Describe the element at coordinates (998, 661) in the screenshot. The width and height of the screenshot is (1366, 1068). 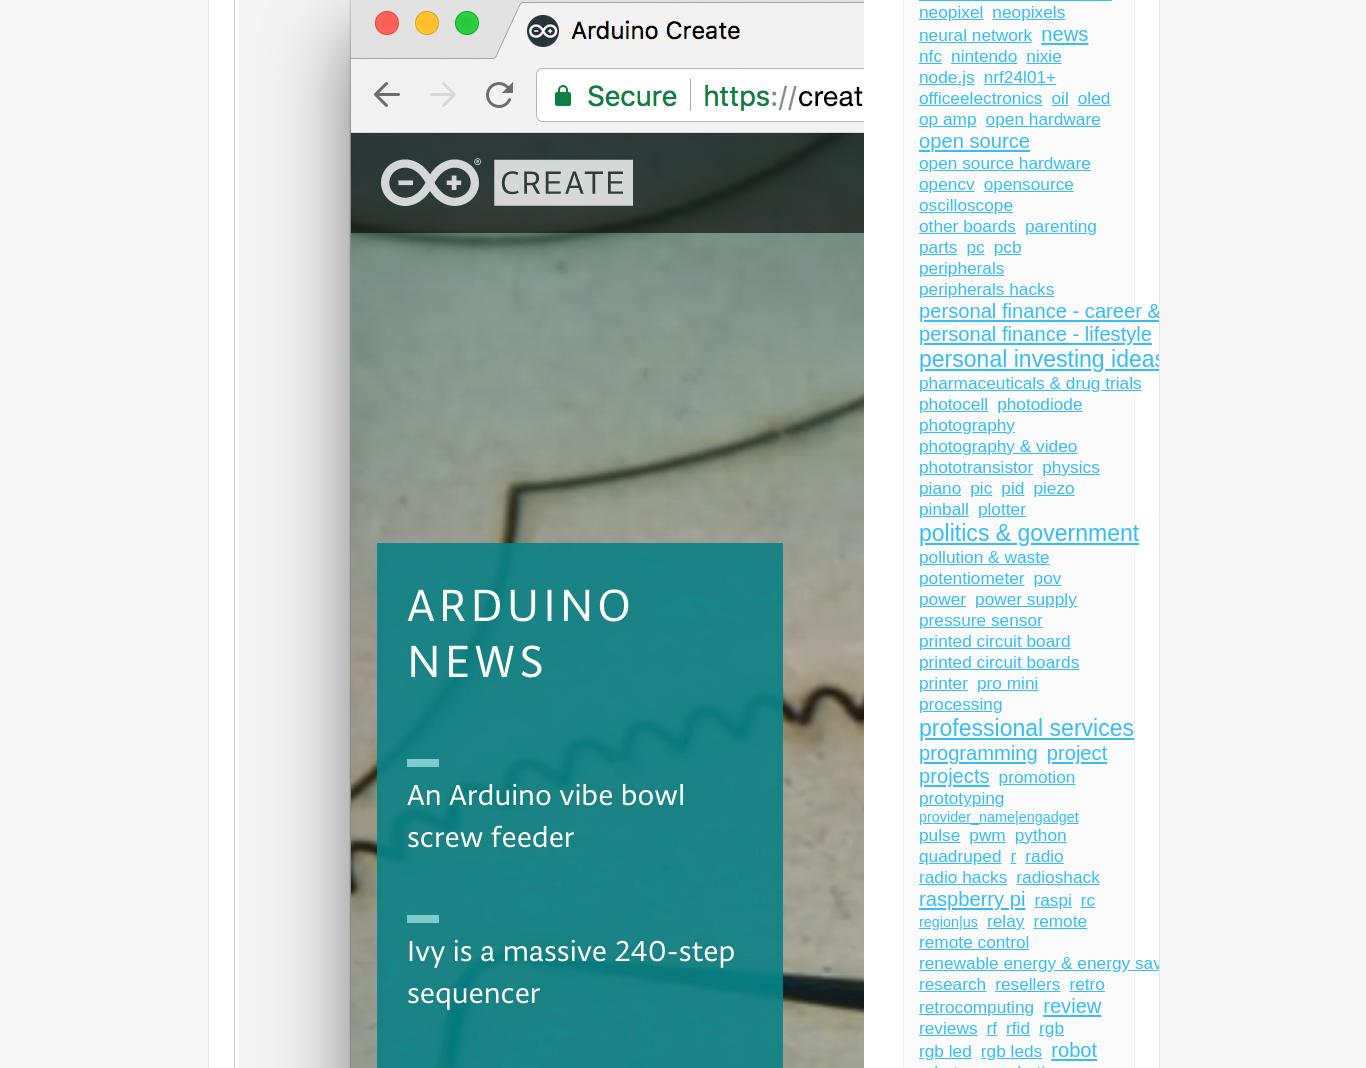
I see `'printed circuit boards'` at that location.